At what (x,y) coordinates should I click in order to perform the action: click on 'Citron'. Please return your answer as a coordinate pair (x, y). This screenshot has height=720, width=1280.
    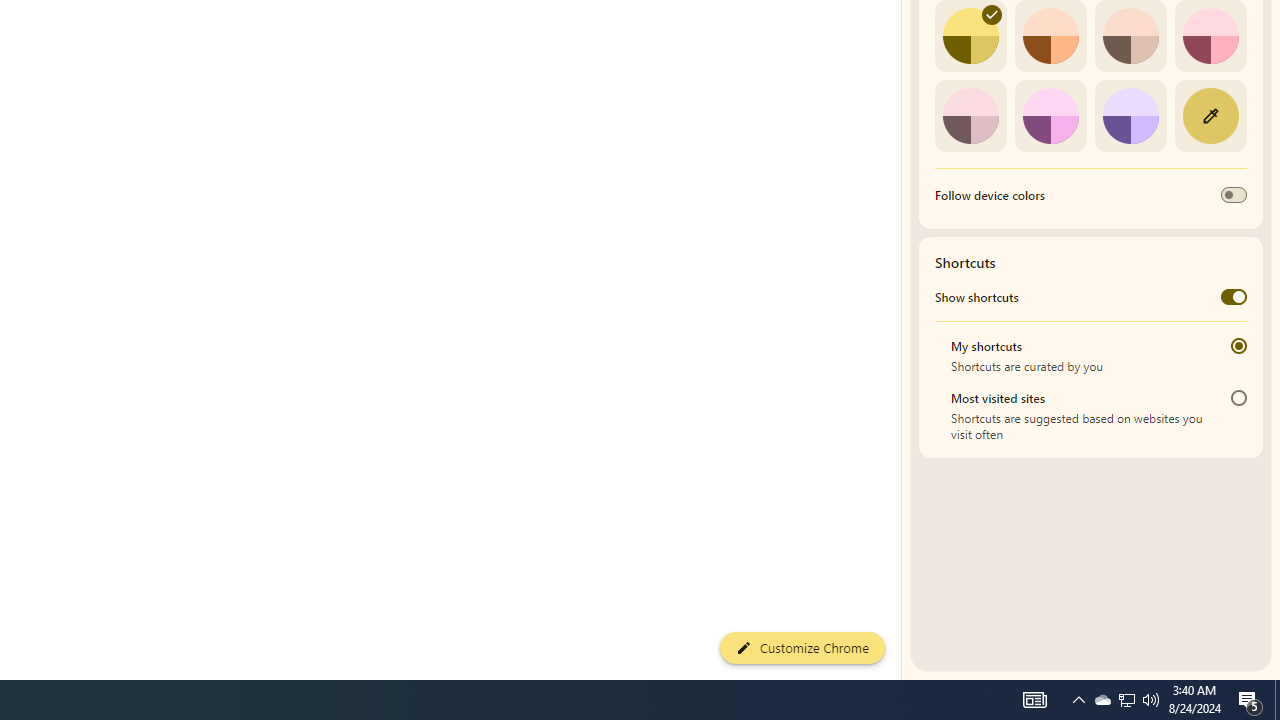
    Looking at the image, I should click on (970, 36).